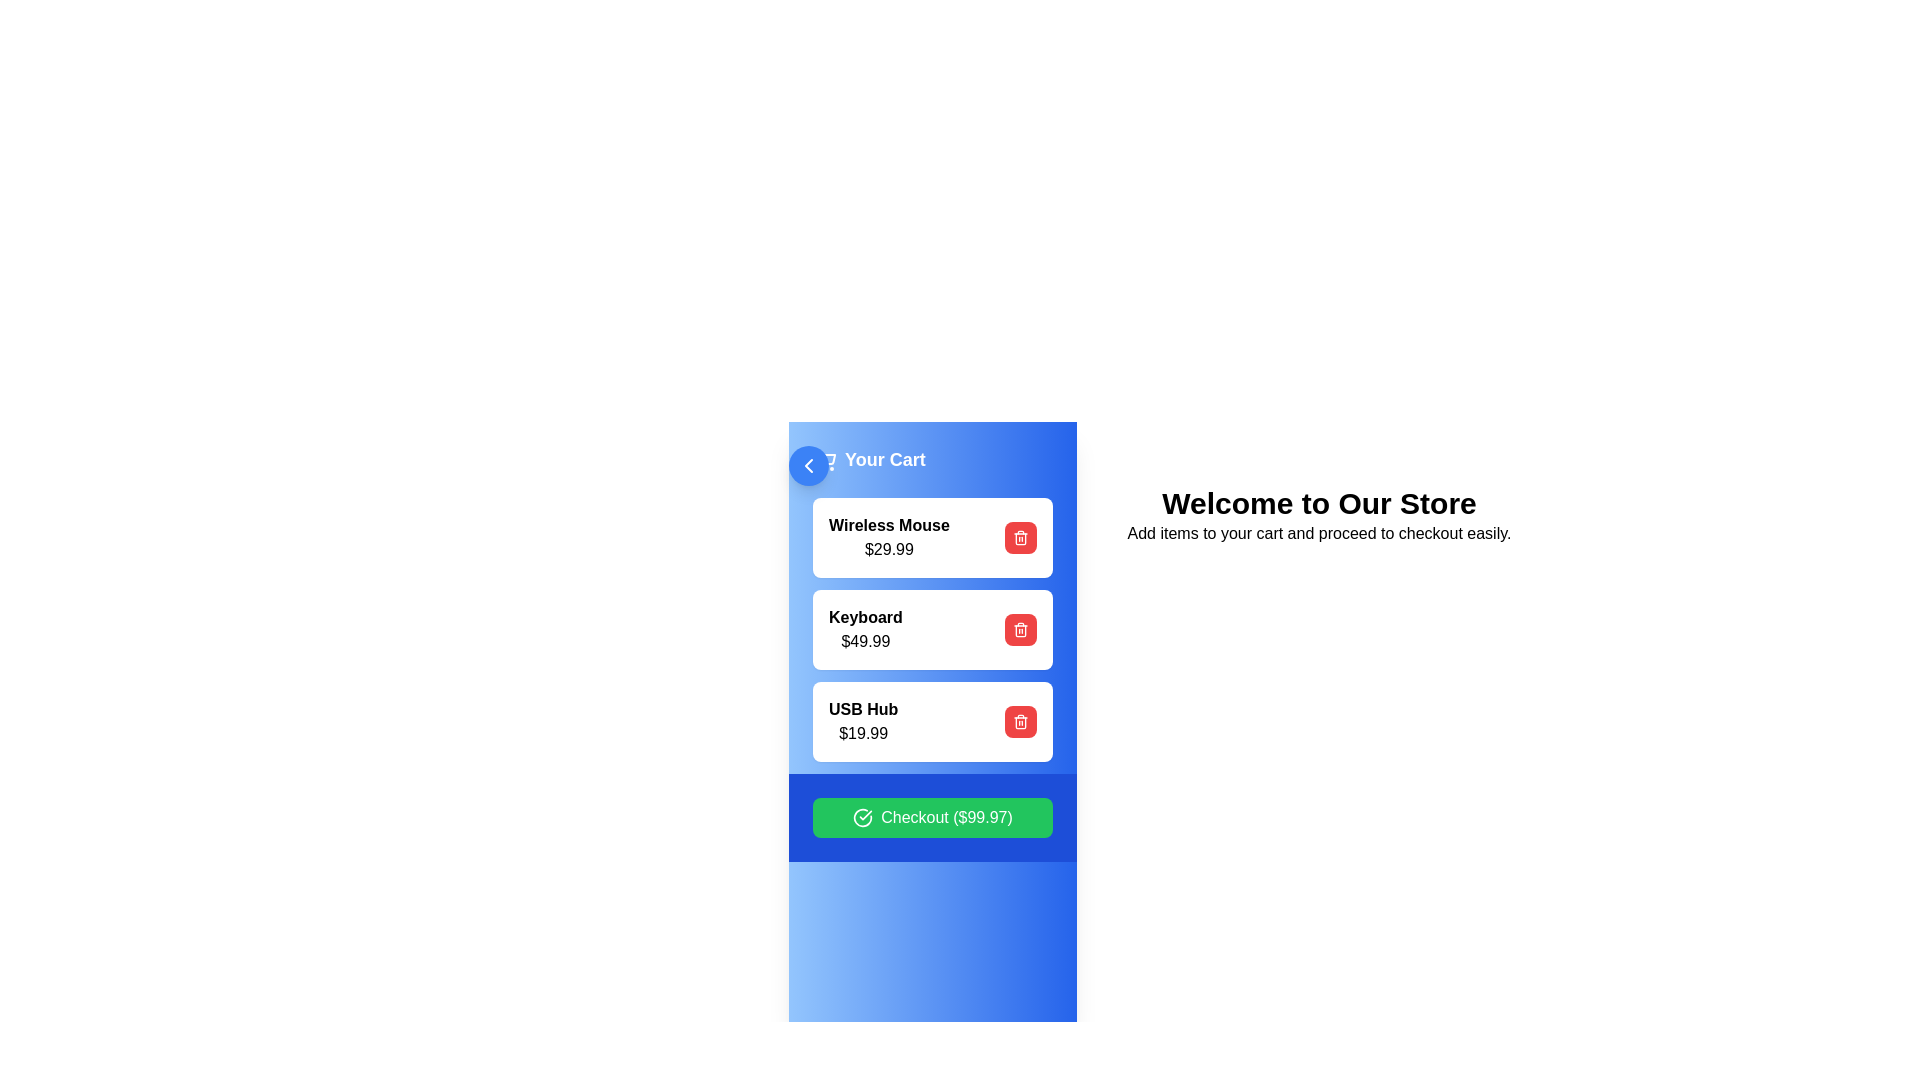 The width and height of the screenshot is (1920, 1080). I want to click on price displayed as '$29.99' in bold and dark font, located beneath the 'Wireless Mouse' label in the shopping cart section, so click(888, 550).